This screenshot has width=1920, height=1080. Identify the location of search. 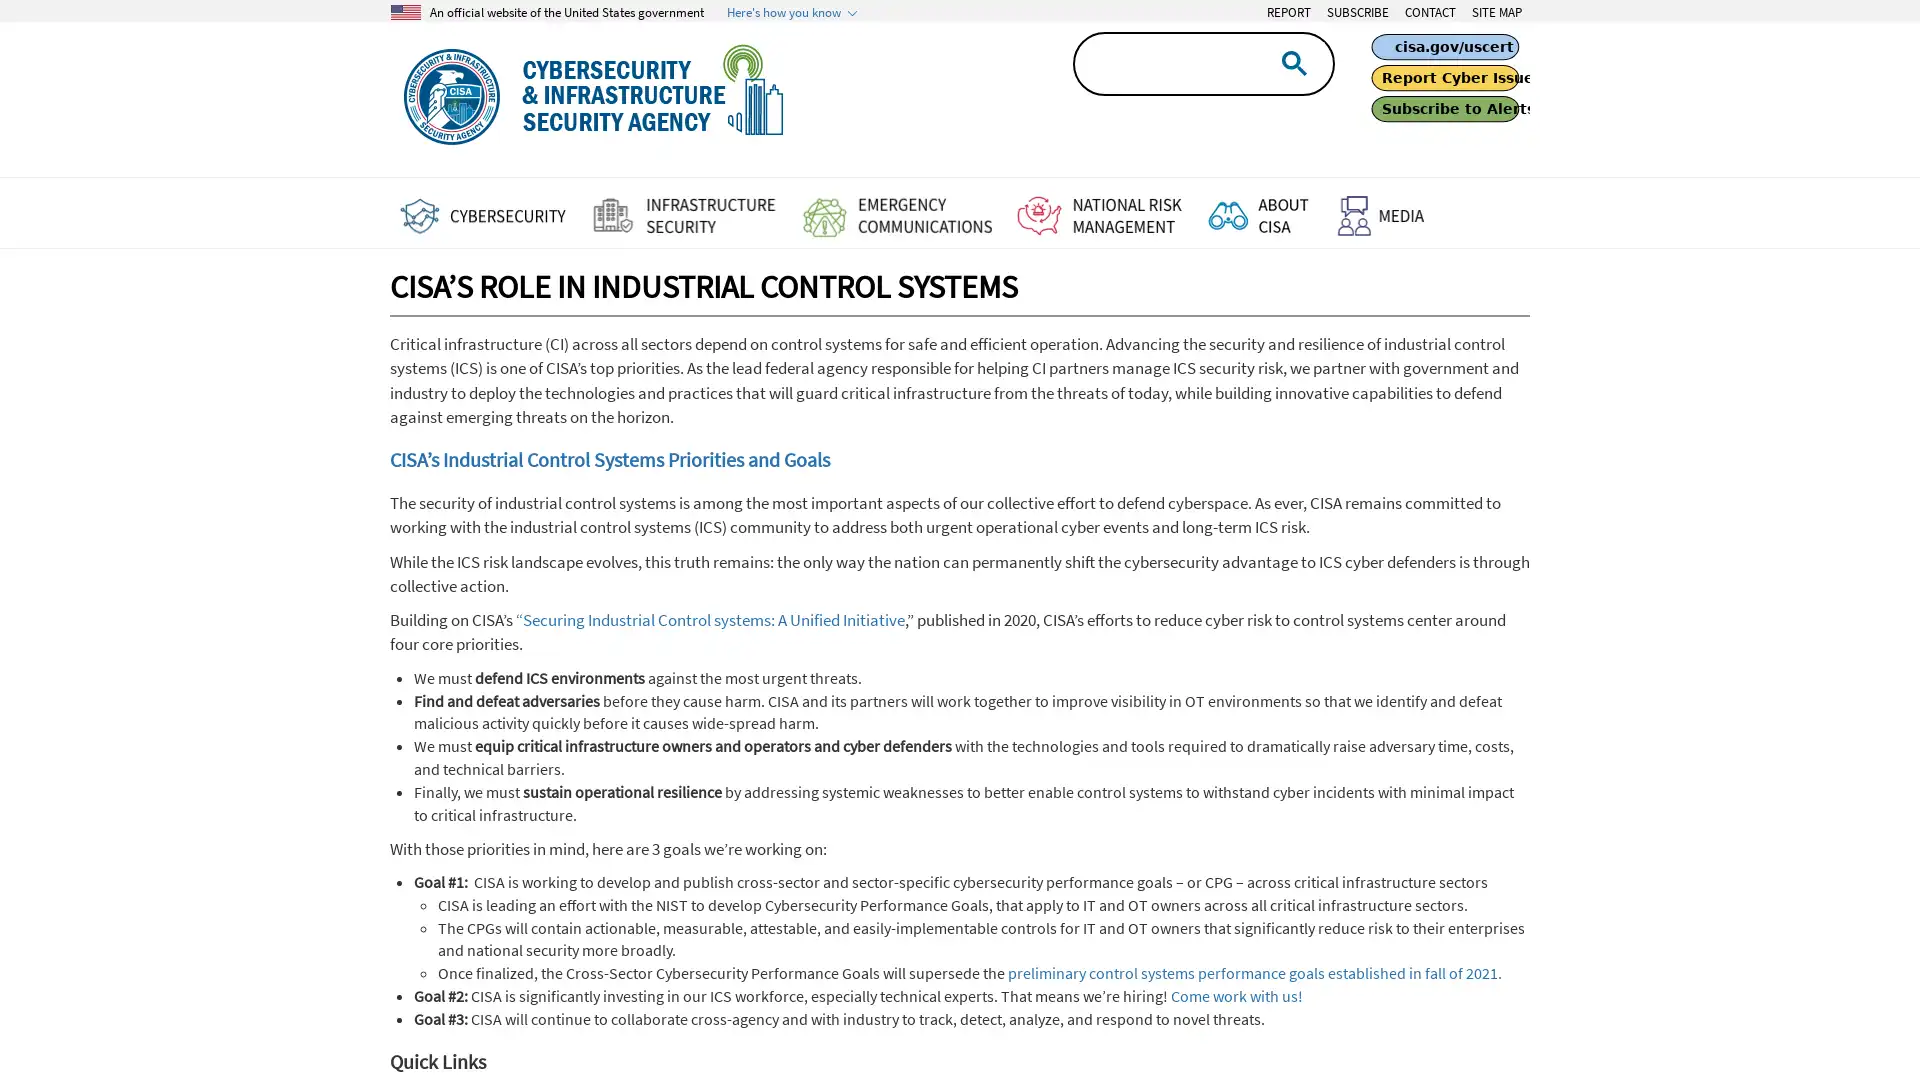
(1290, 60).